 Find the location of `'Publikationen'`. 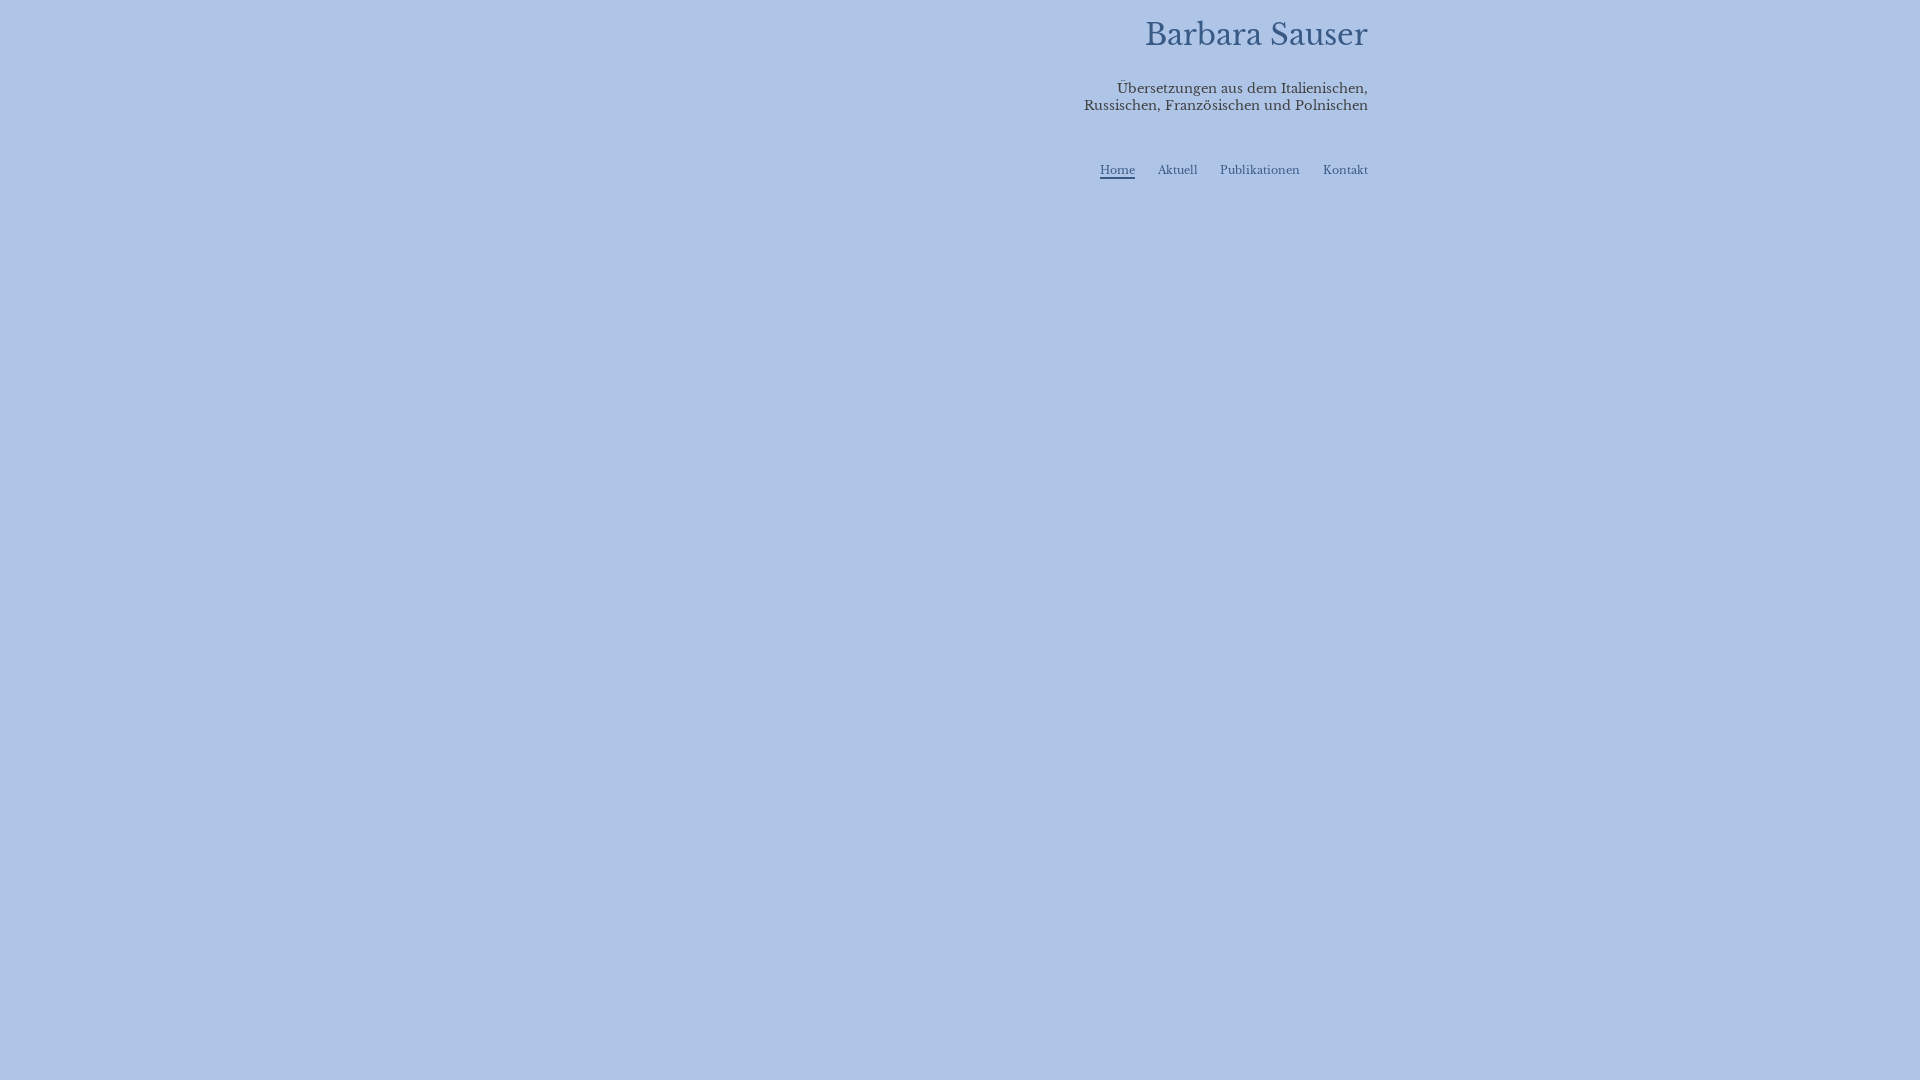

'Publikationen' is located at coordinates (1258, 168).